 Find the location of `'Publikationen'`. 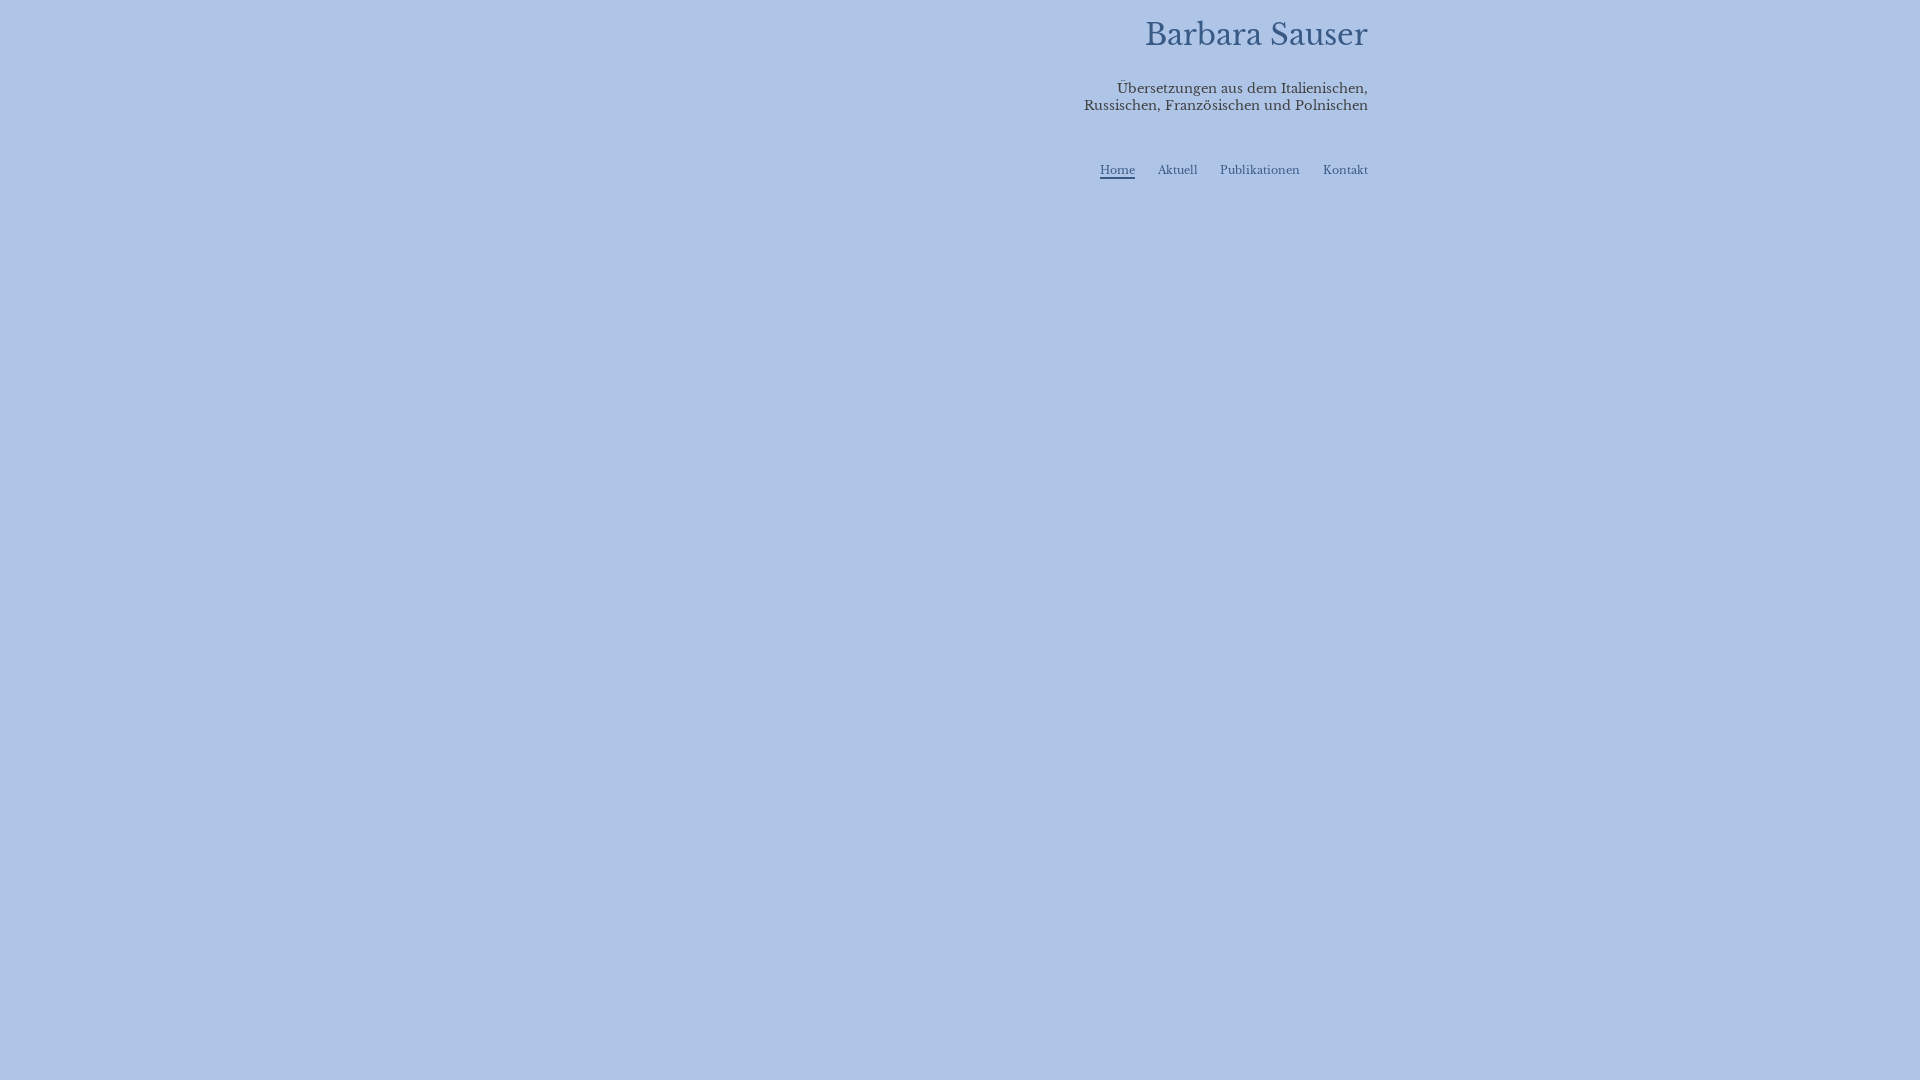

'Publikationen' is located at coordinates (1258, 168).